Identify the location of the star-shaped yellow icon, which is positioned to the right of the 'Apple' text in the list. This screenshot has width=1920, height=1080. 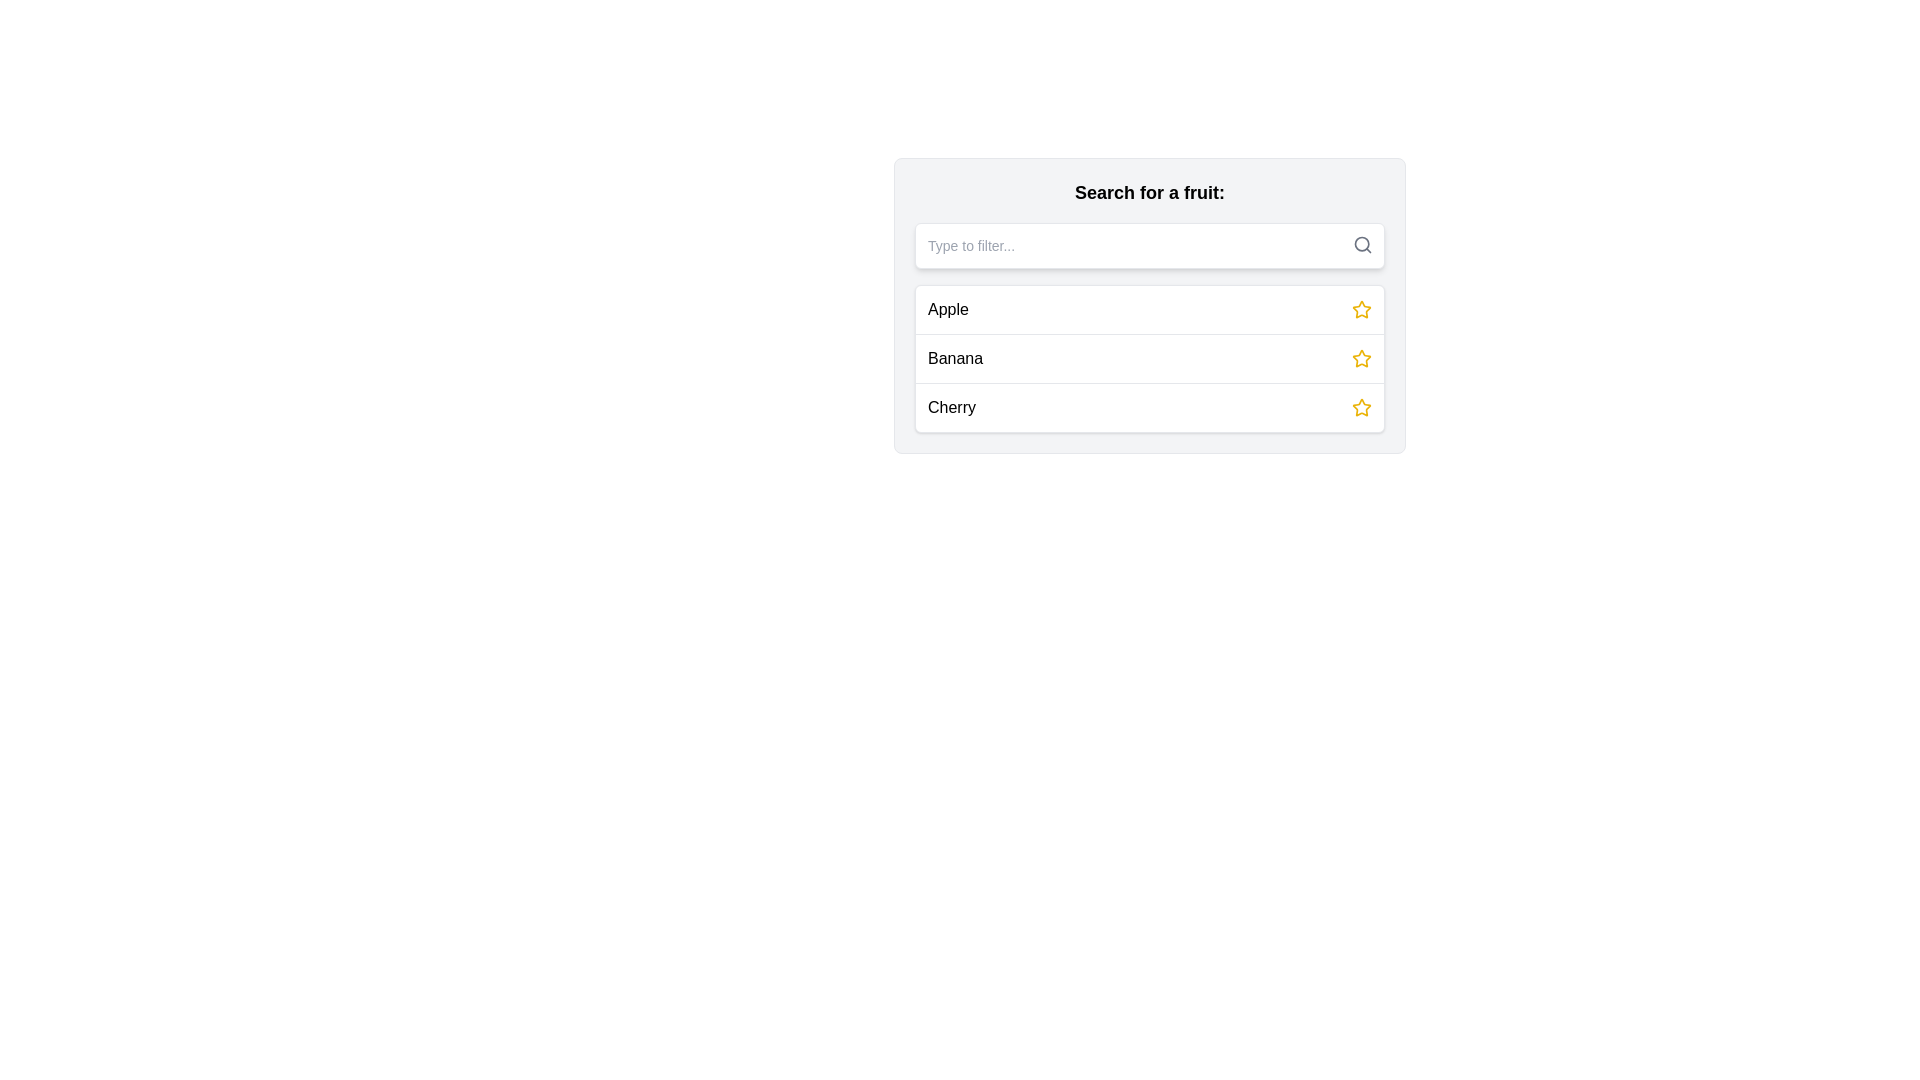
(1361, 309).